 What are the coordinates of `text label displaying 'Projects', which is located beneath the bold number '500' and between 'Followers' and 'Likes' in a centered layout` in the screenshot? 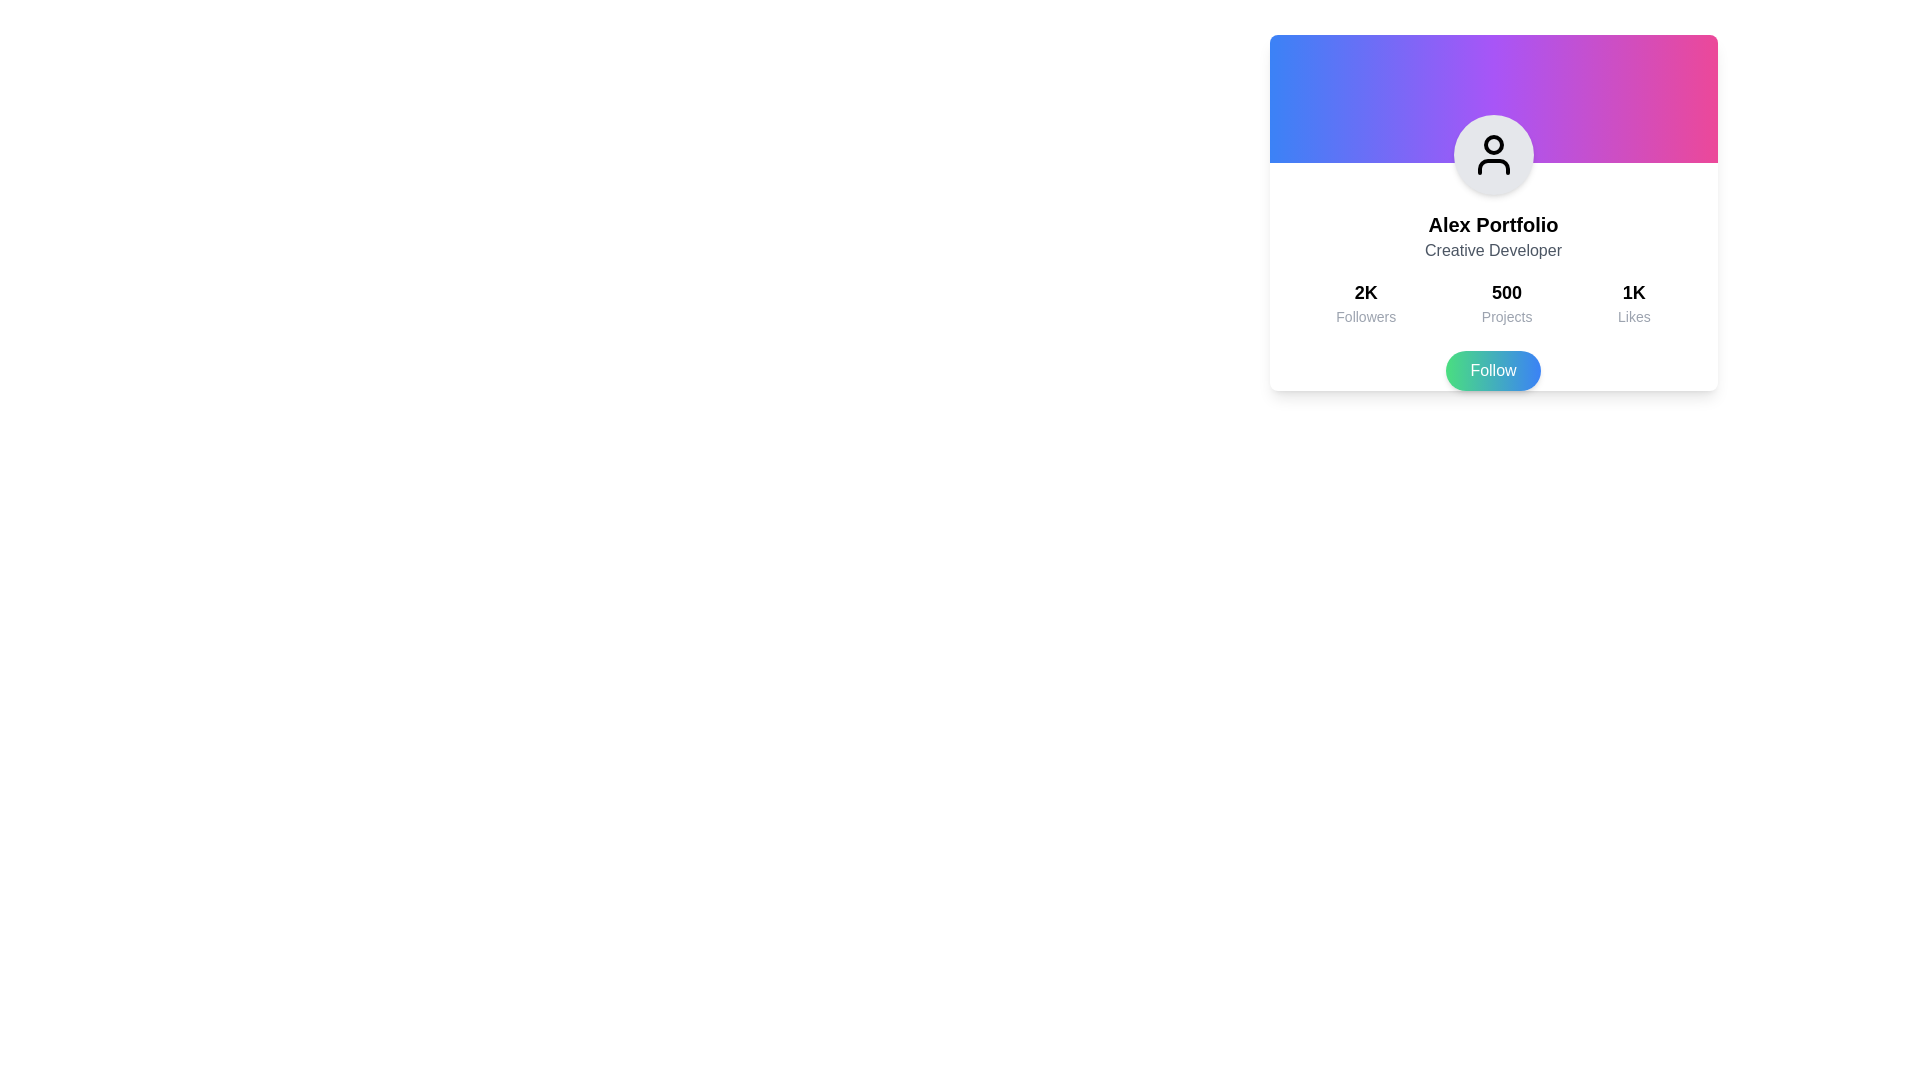 It's located at (1507, 315).